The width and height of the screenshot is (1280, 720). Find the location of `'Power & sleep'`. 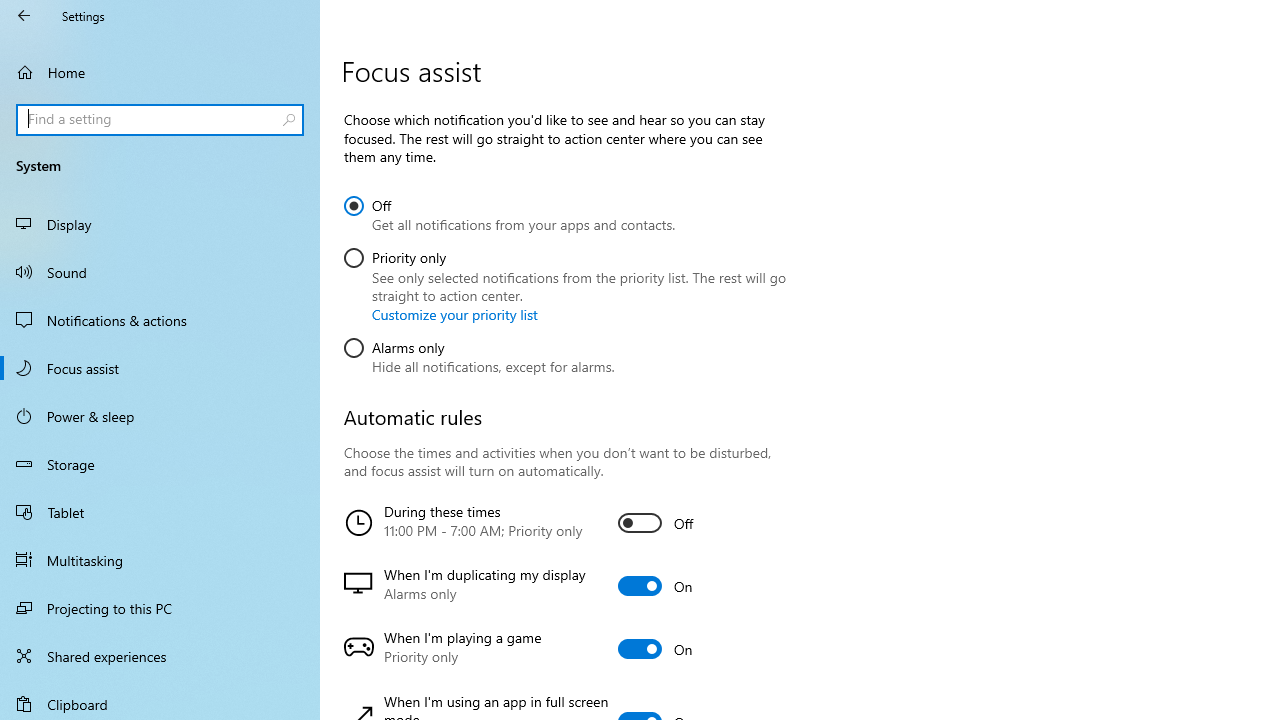

'Power & sleep' is located at coordinates (160, 414).